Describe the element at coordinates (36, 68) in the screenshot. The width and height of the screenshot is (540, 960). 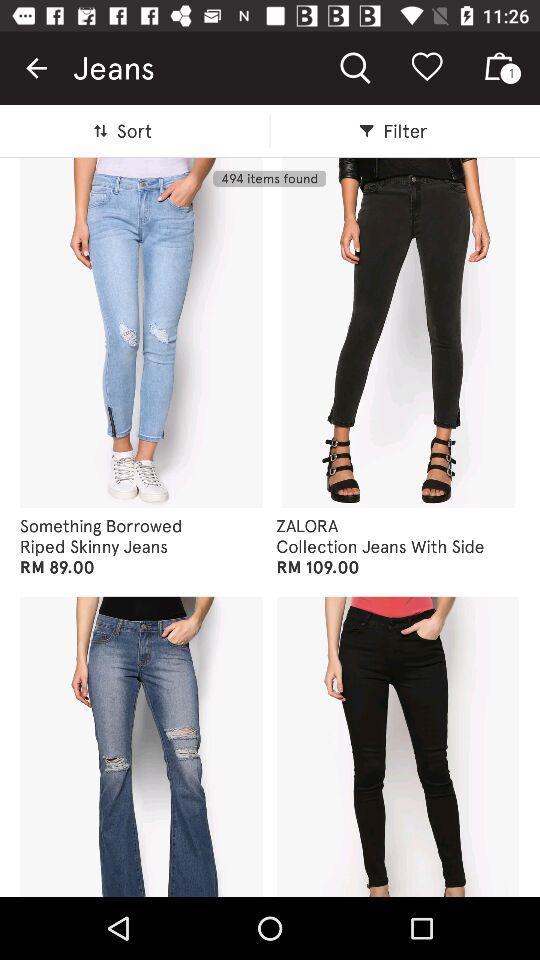
I see `item next to jeans item` at that location.